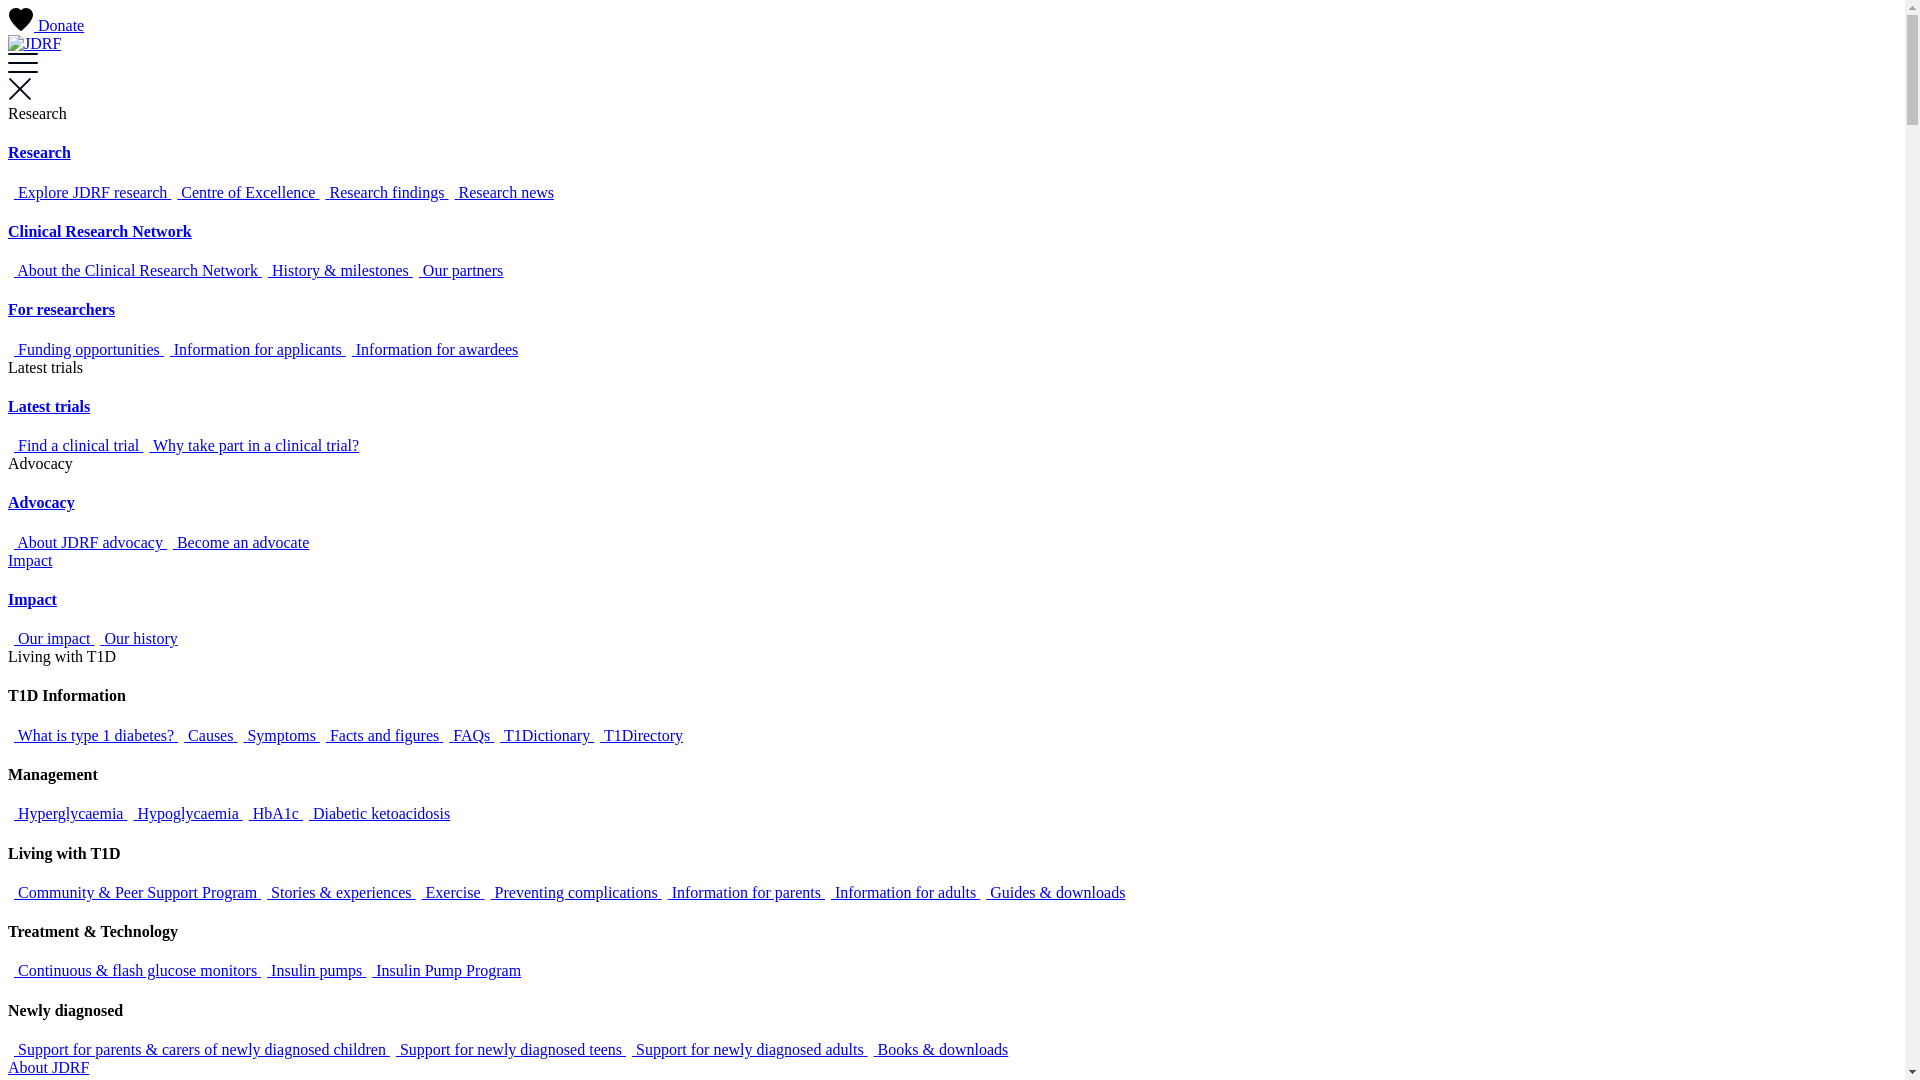 The width and height of the screenshot is (1920, 1080). What do you see at coordinates (746, 1048) in the screenshot?
I see `'Support for newly diagnosed adults'` at bounding box center [746, 1048].